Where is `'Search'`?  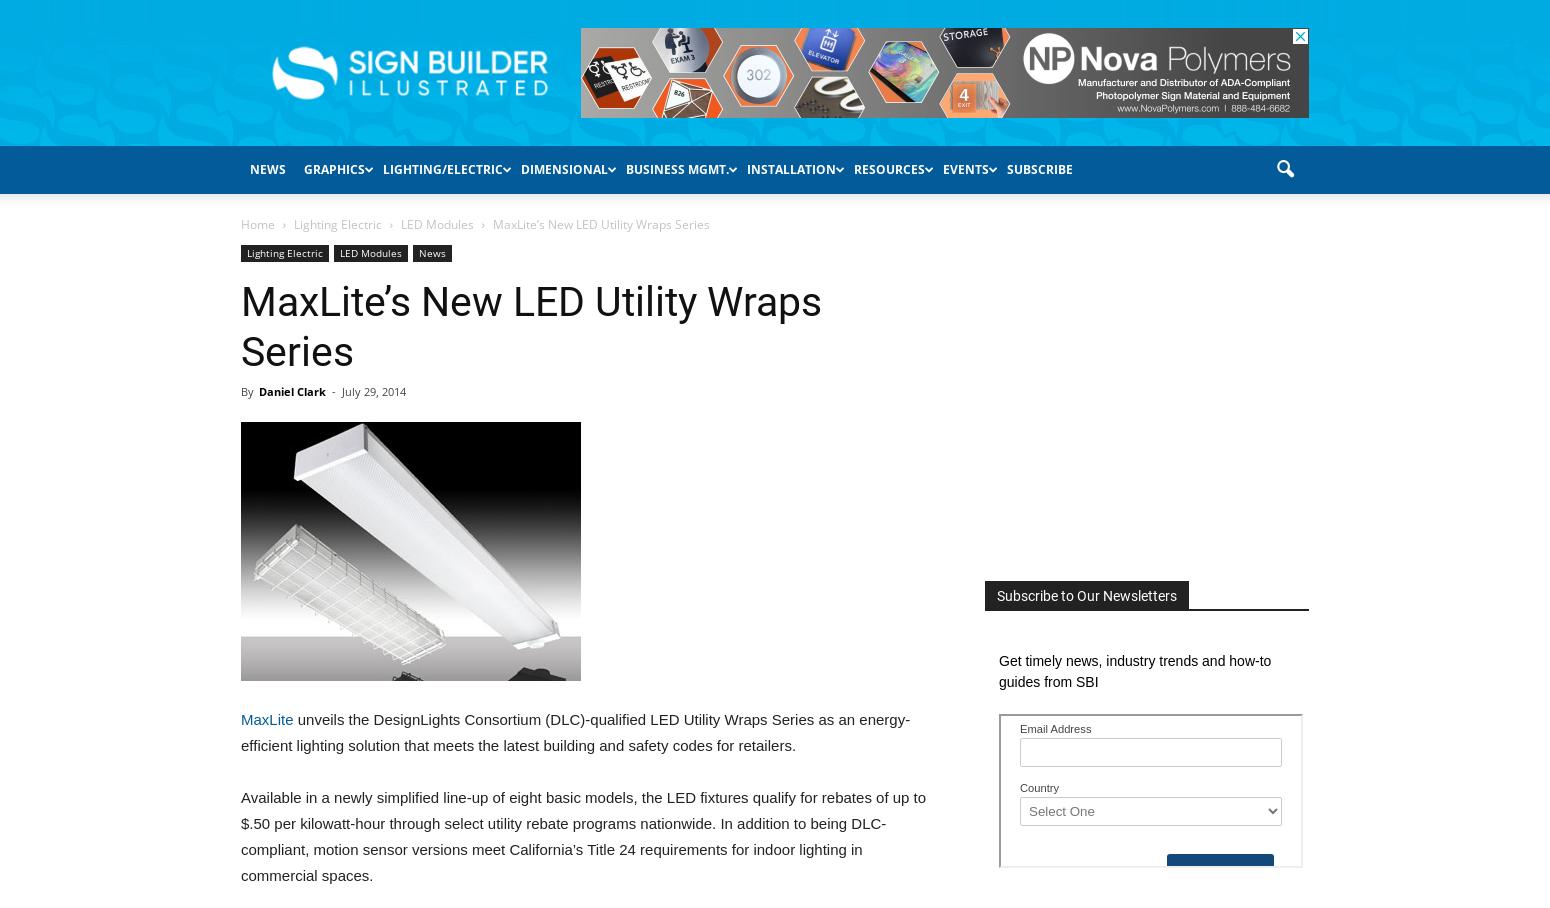
'Search' is located at coordinates (774, 79).